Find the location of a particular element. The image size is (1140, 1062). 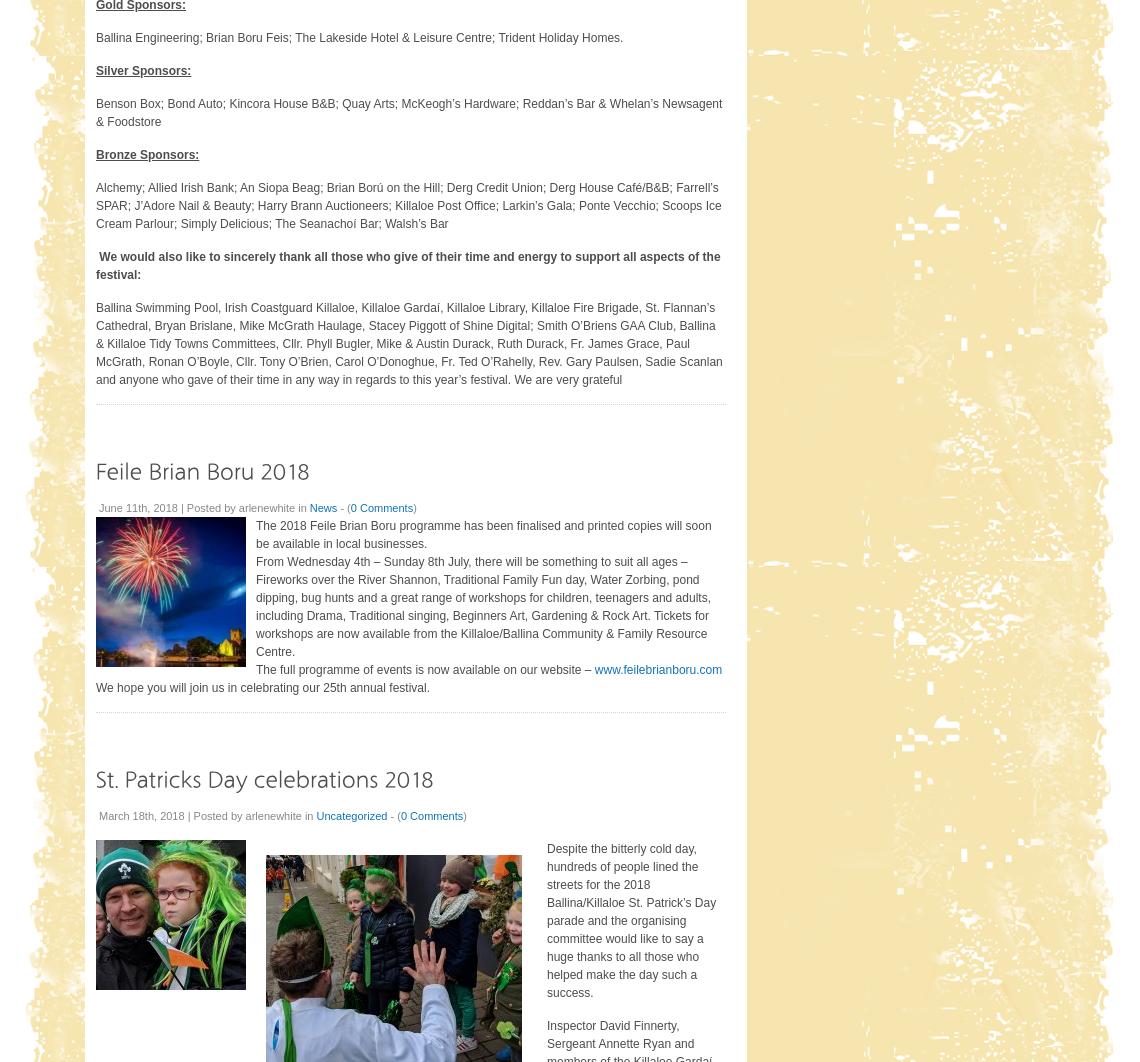

'Benson Box; Bond Auto; Kincora House B&B; Quay Arts; McKeogh’s Hardware; Reddan’s Bar & Whelan’s Newsagent & Foodstore' is located at coordinates (408, 112).